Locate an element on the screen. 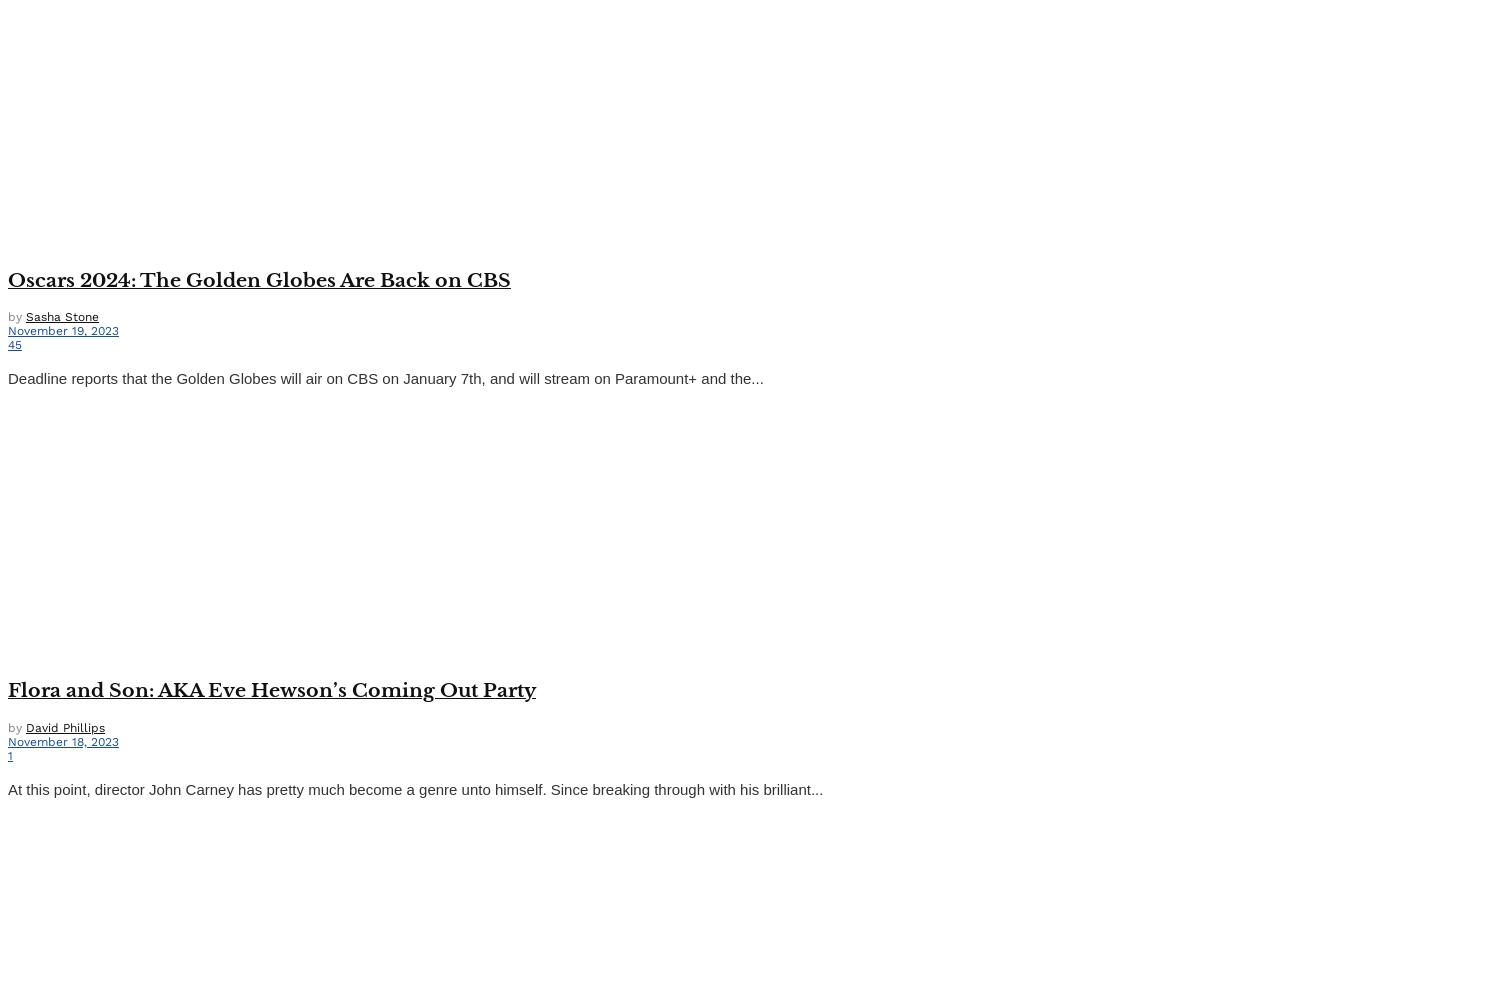  'Oscars 2024: The Golden Globes Are Back on CBS' is located at coordinates (259, 278).